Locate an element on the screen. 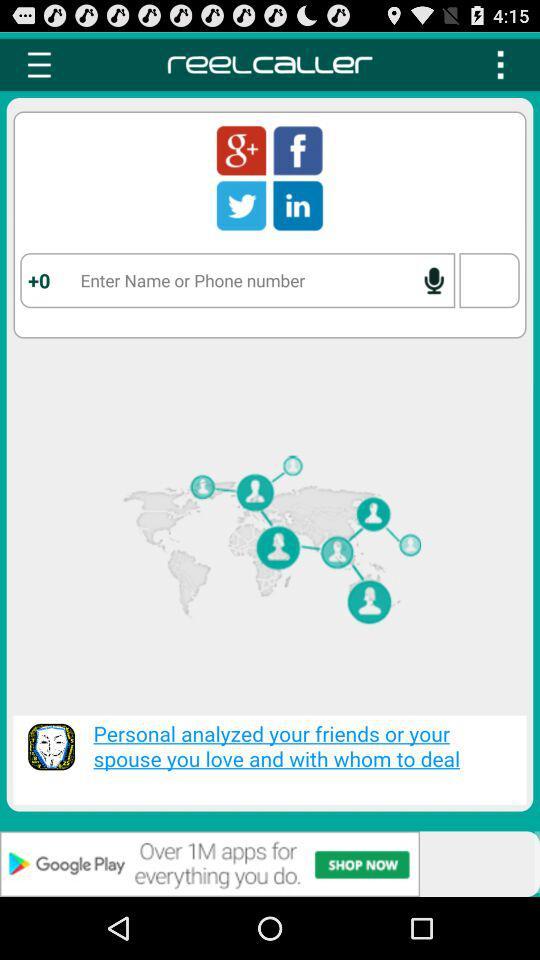  the follow icon is located at coordinates (241, 159).